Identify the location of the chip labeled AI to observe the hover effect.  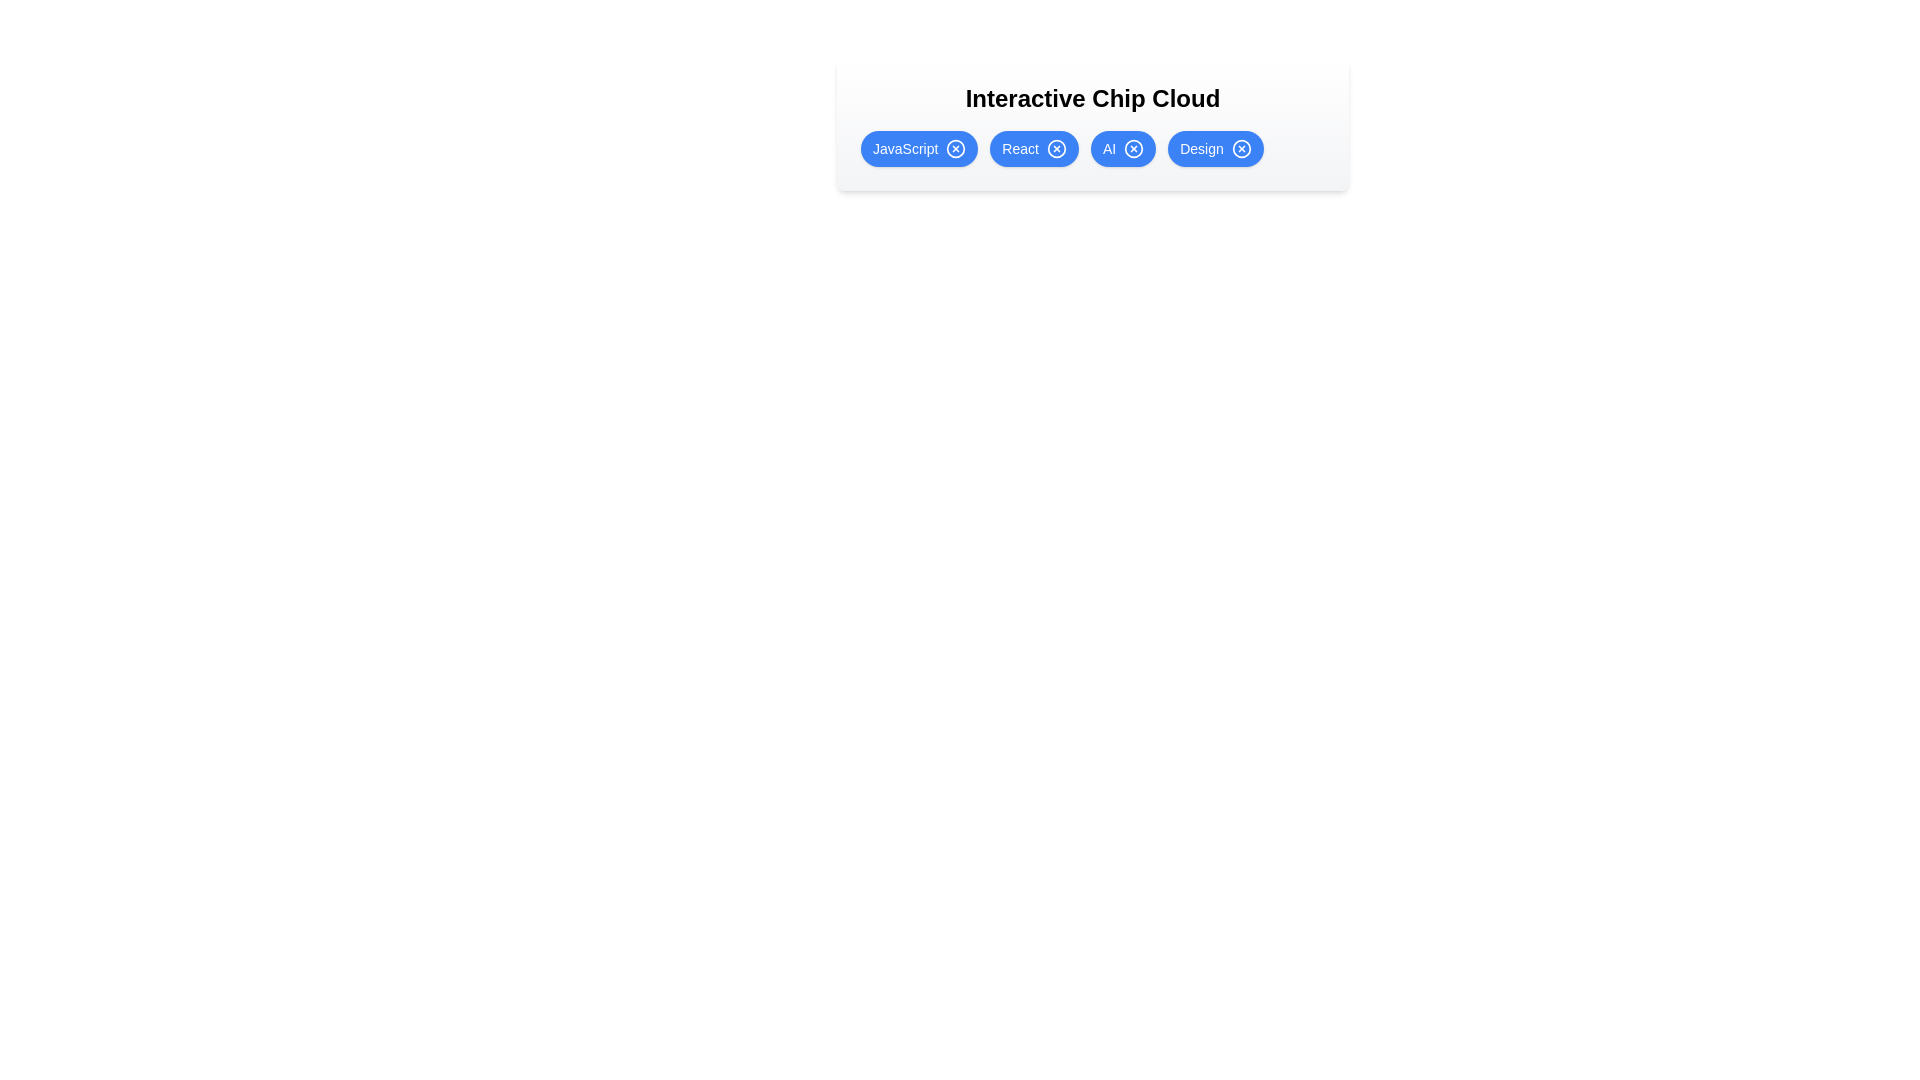
(1123, 148).